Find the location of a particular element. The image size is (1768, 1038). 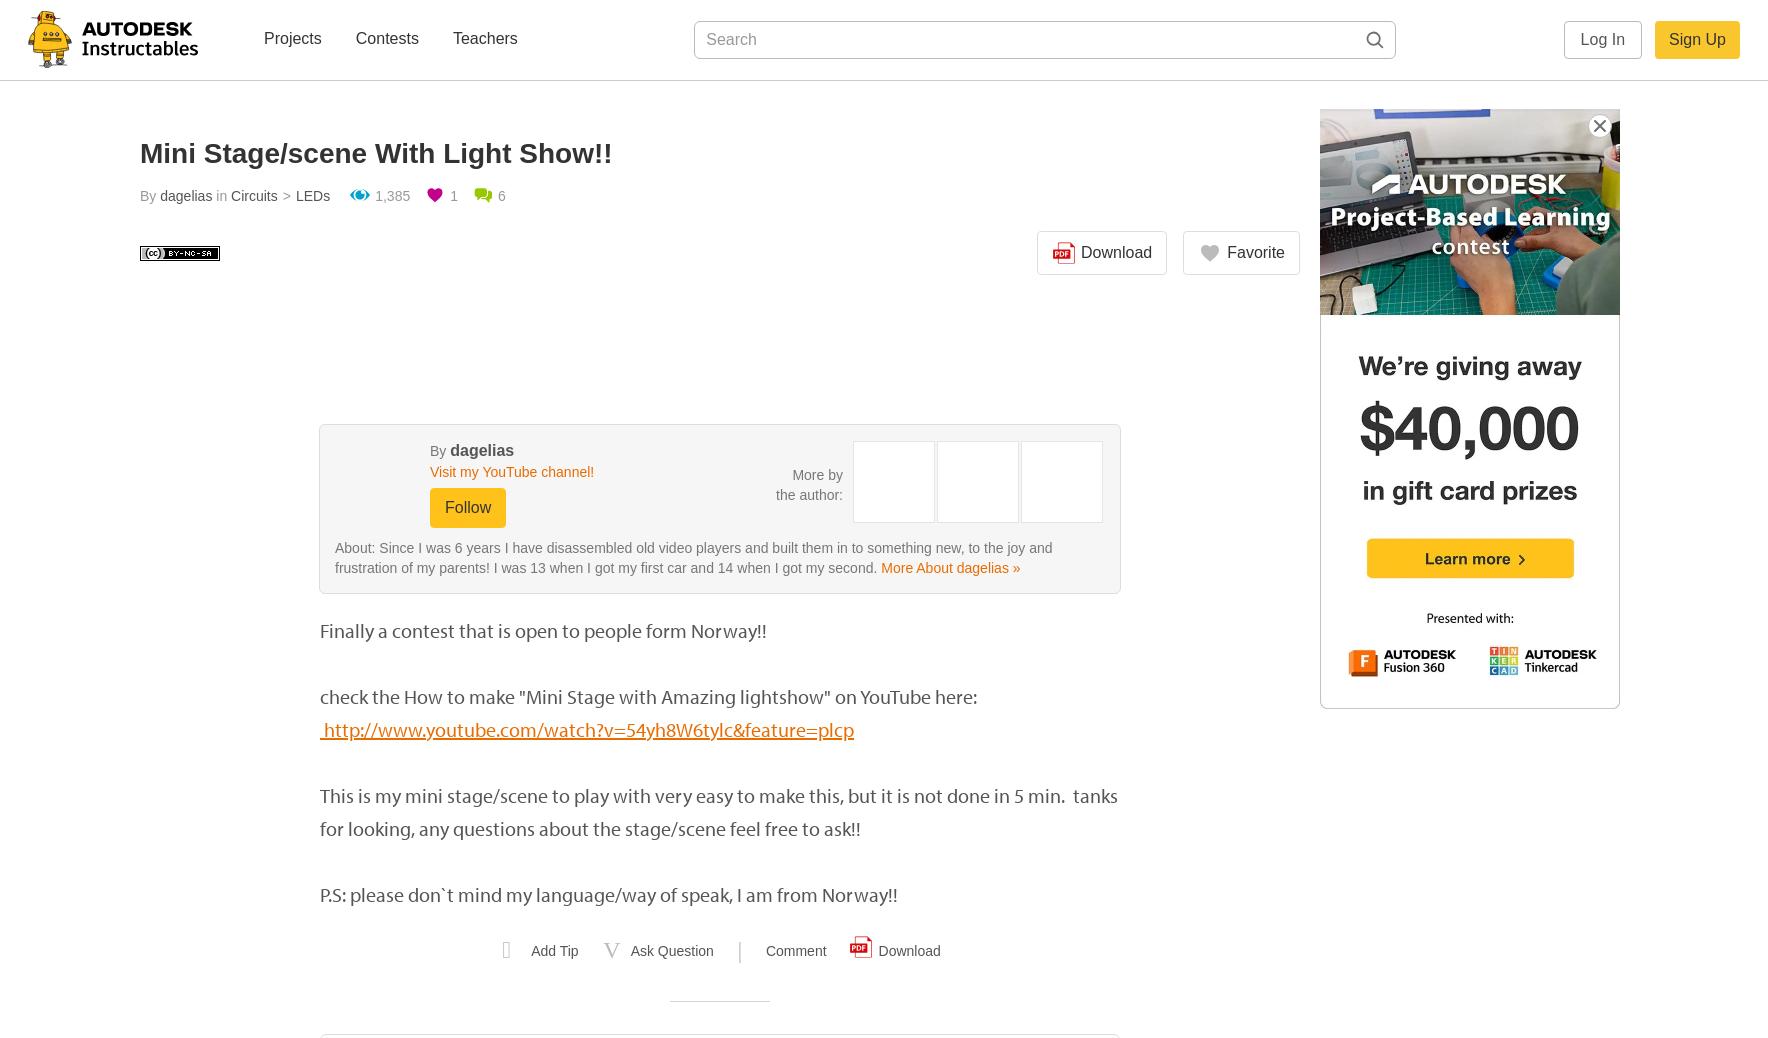

'Circuits' is located at coordinates (254, 194).